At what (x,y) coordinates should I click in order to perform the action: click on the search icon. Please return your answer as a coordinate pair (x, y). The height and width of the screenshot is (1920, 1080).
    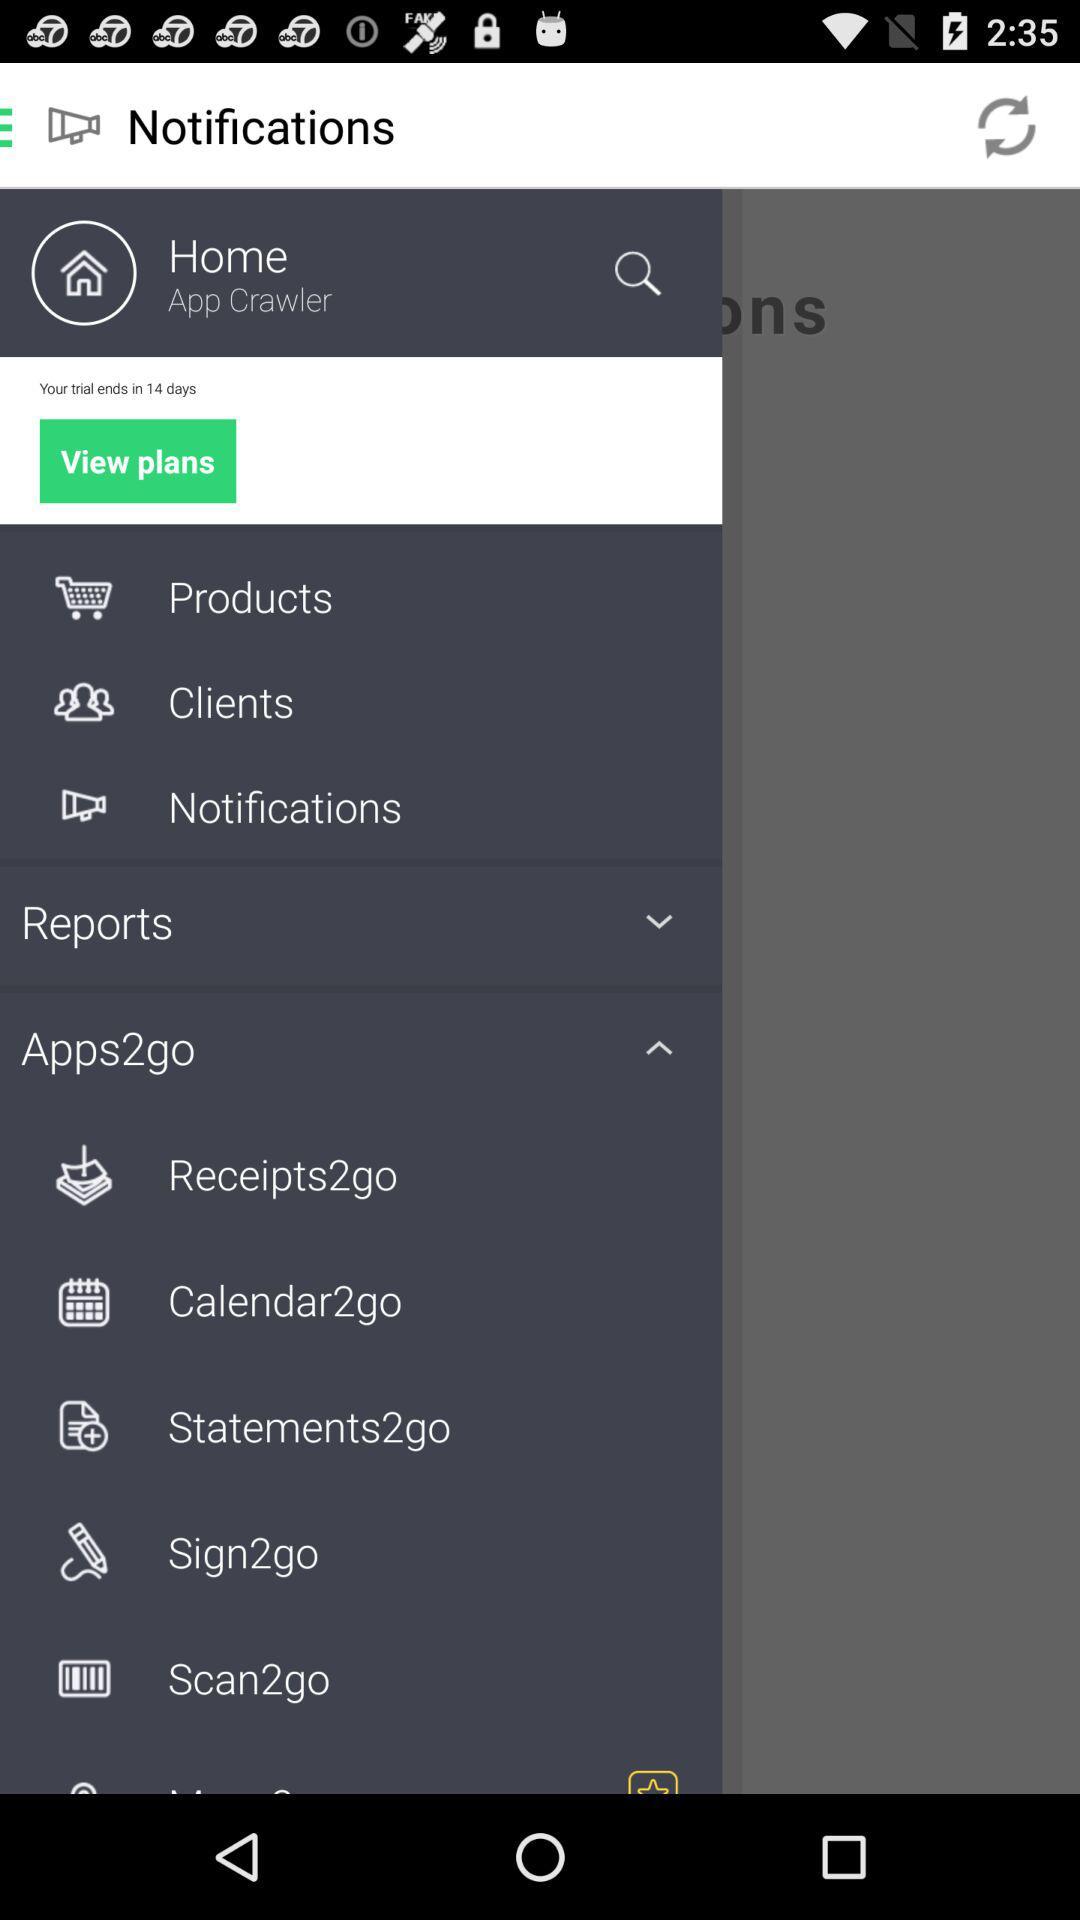
    Looking at the image, I should click on (637, 272).